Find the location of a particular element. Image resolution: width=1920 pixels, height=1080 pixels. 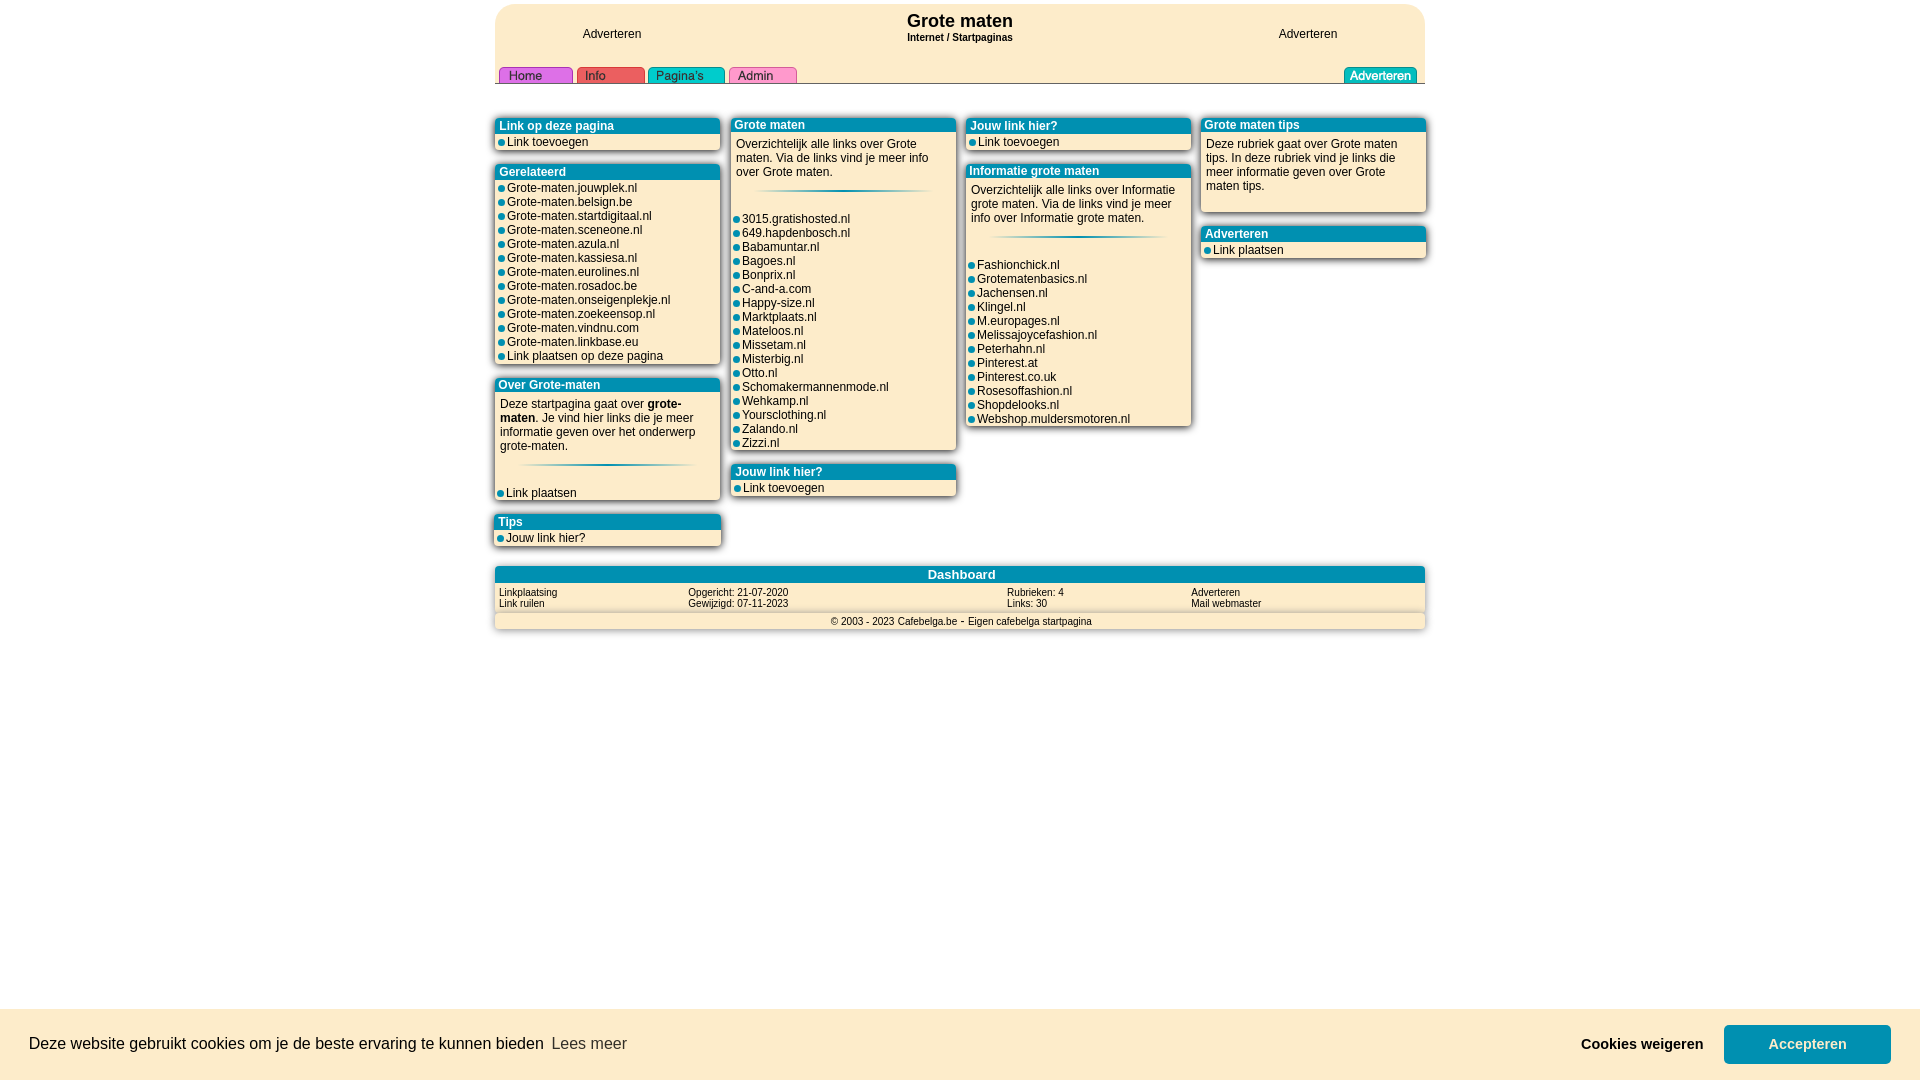

'Lees meer' is located at coordinates (588, 1043).